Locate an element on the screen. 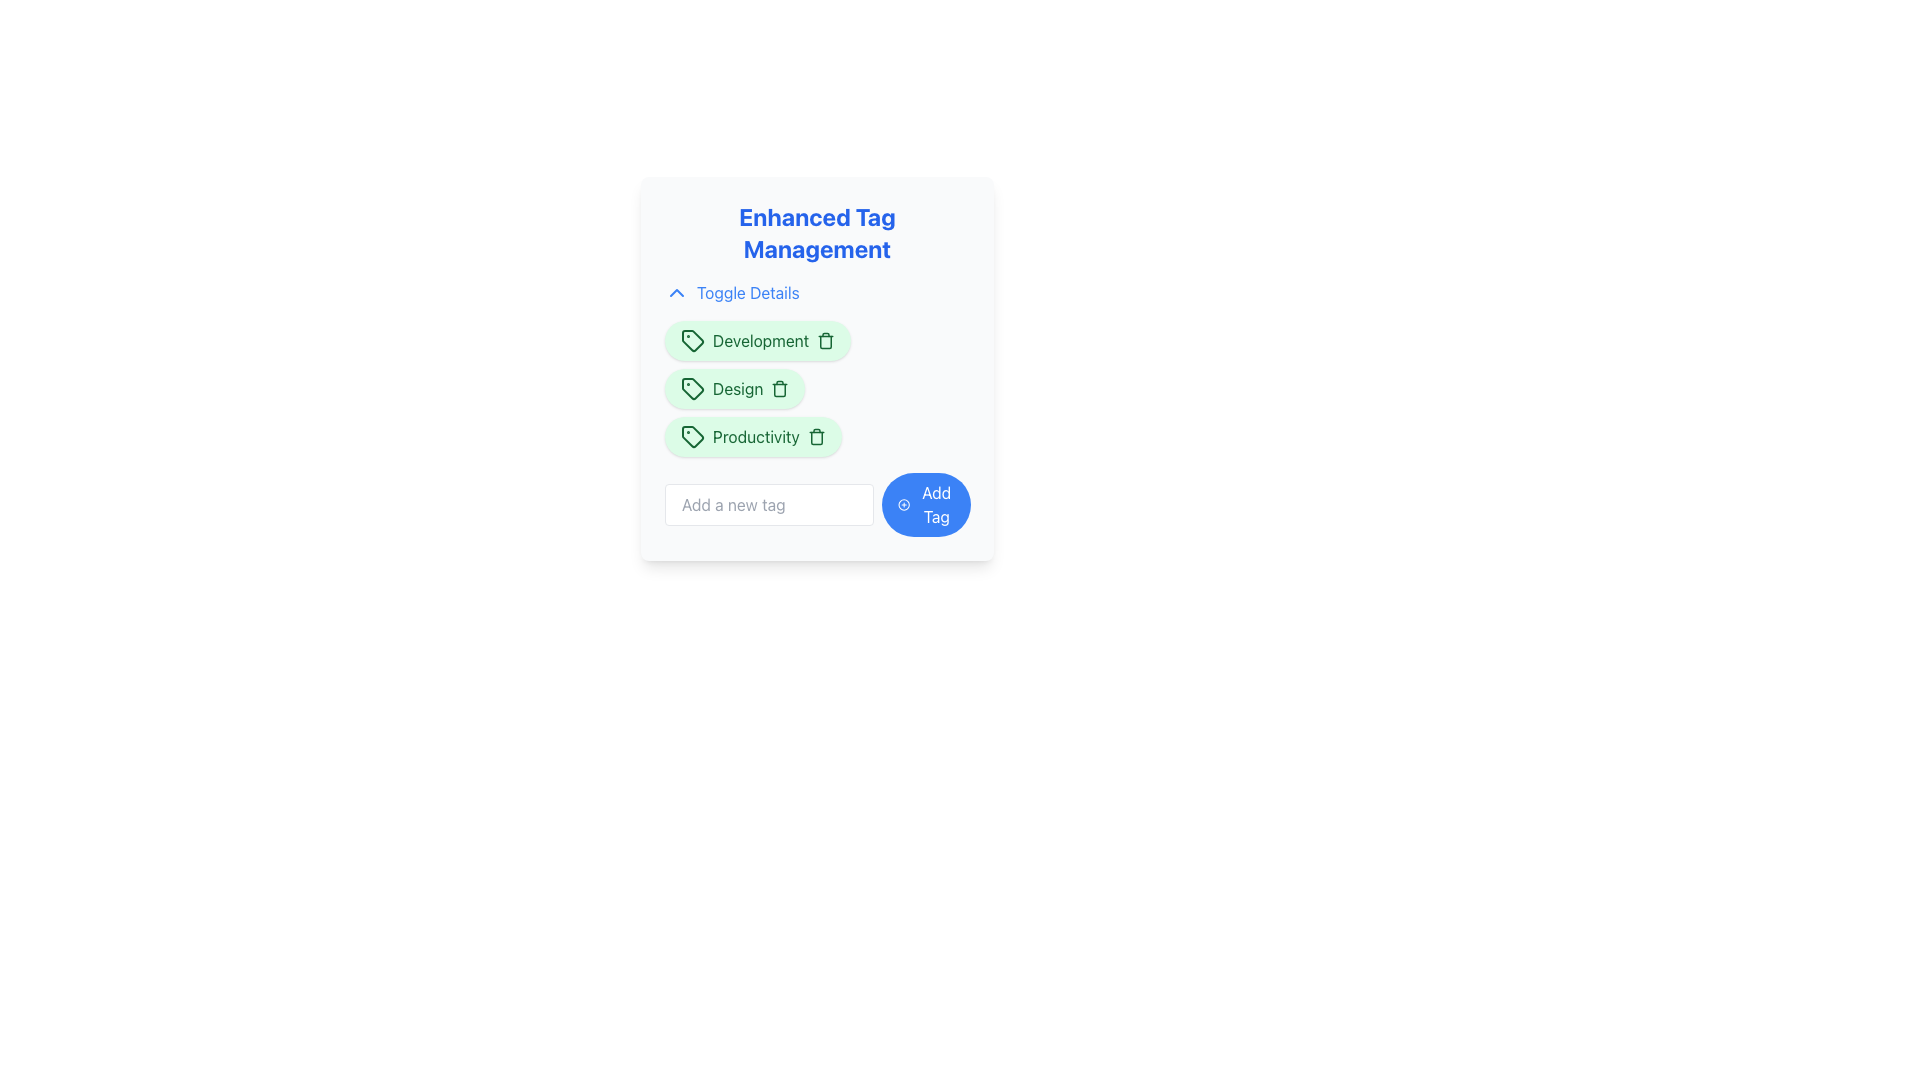 The height and width of the screenshot is (1080, 1920). the 'Productivity' tag label, which is the third element in the vertical list under 'Design' within the 'Enhanced Tag Management' section is located at coordinates (817, 427).